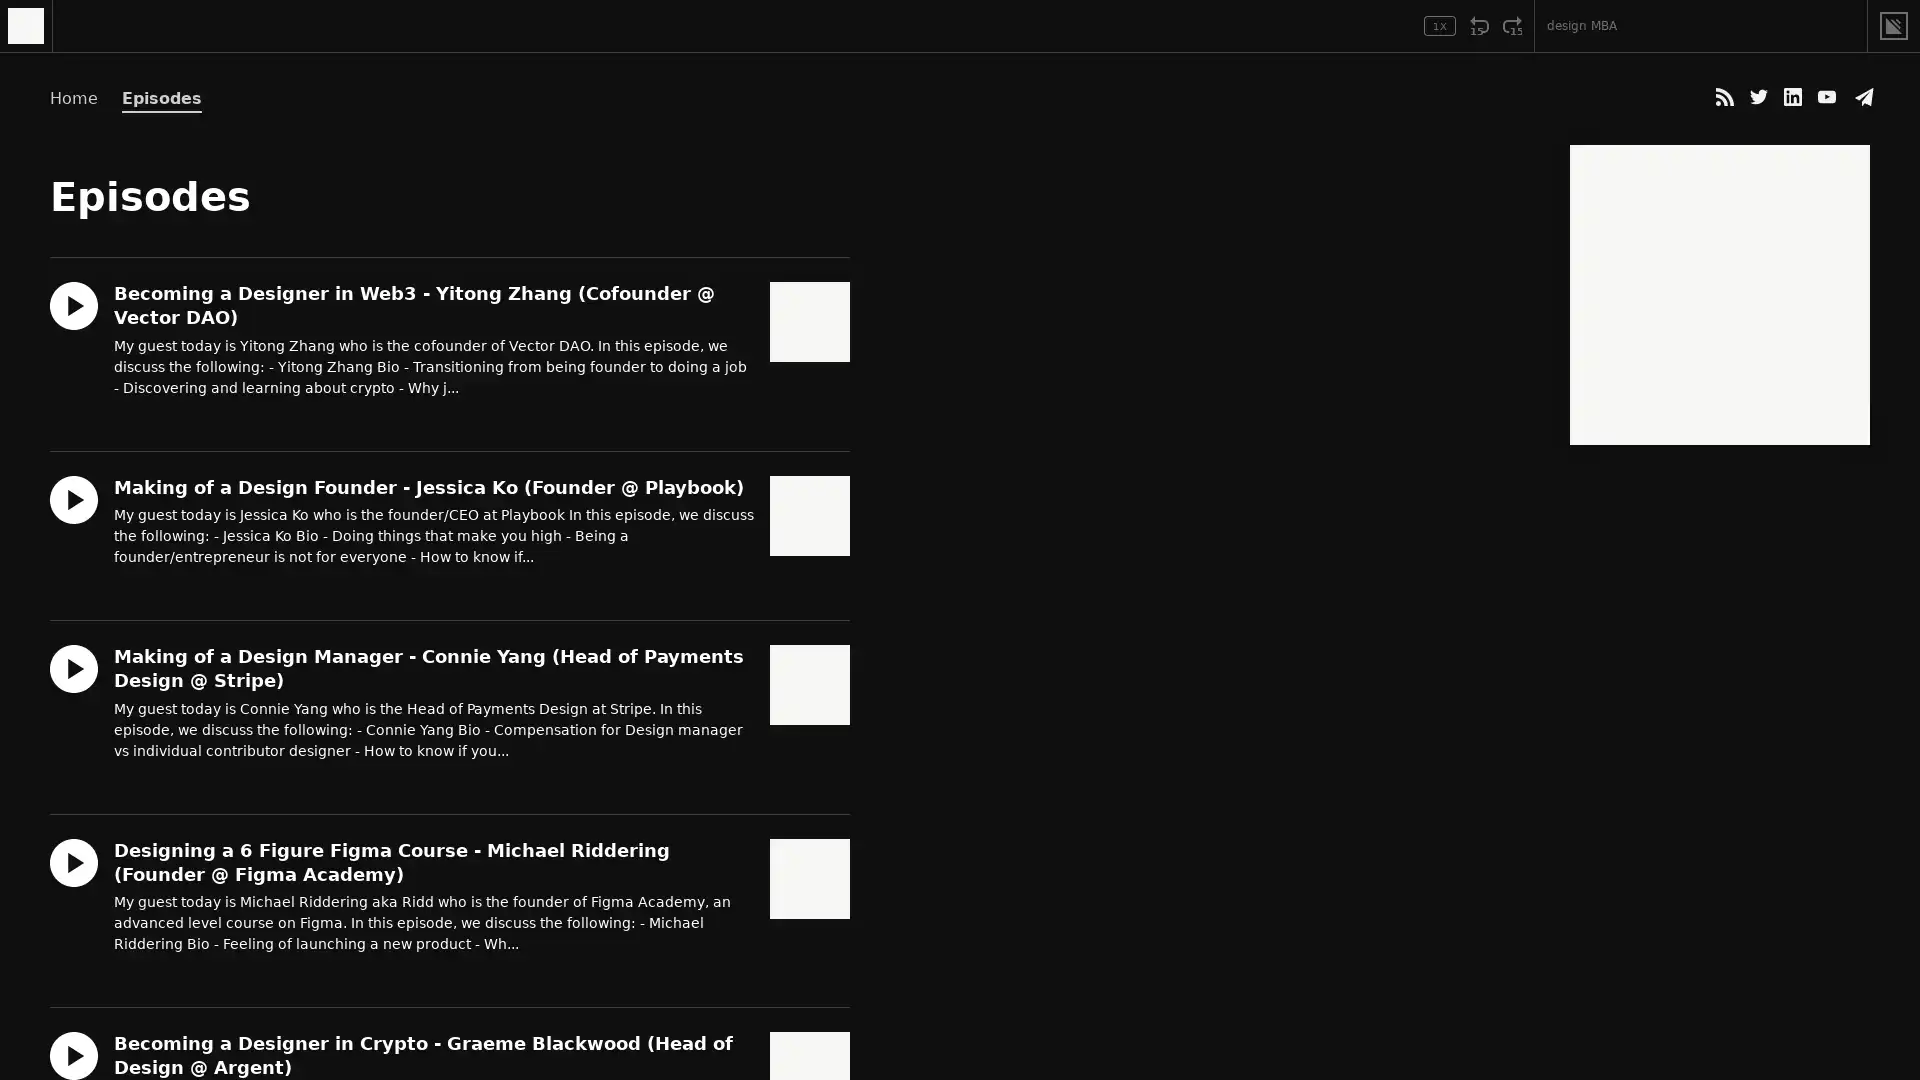  I want to click on Play, so click(73, 497).